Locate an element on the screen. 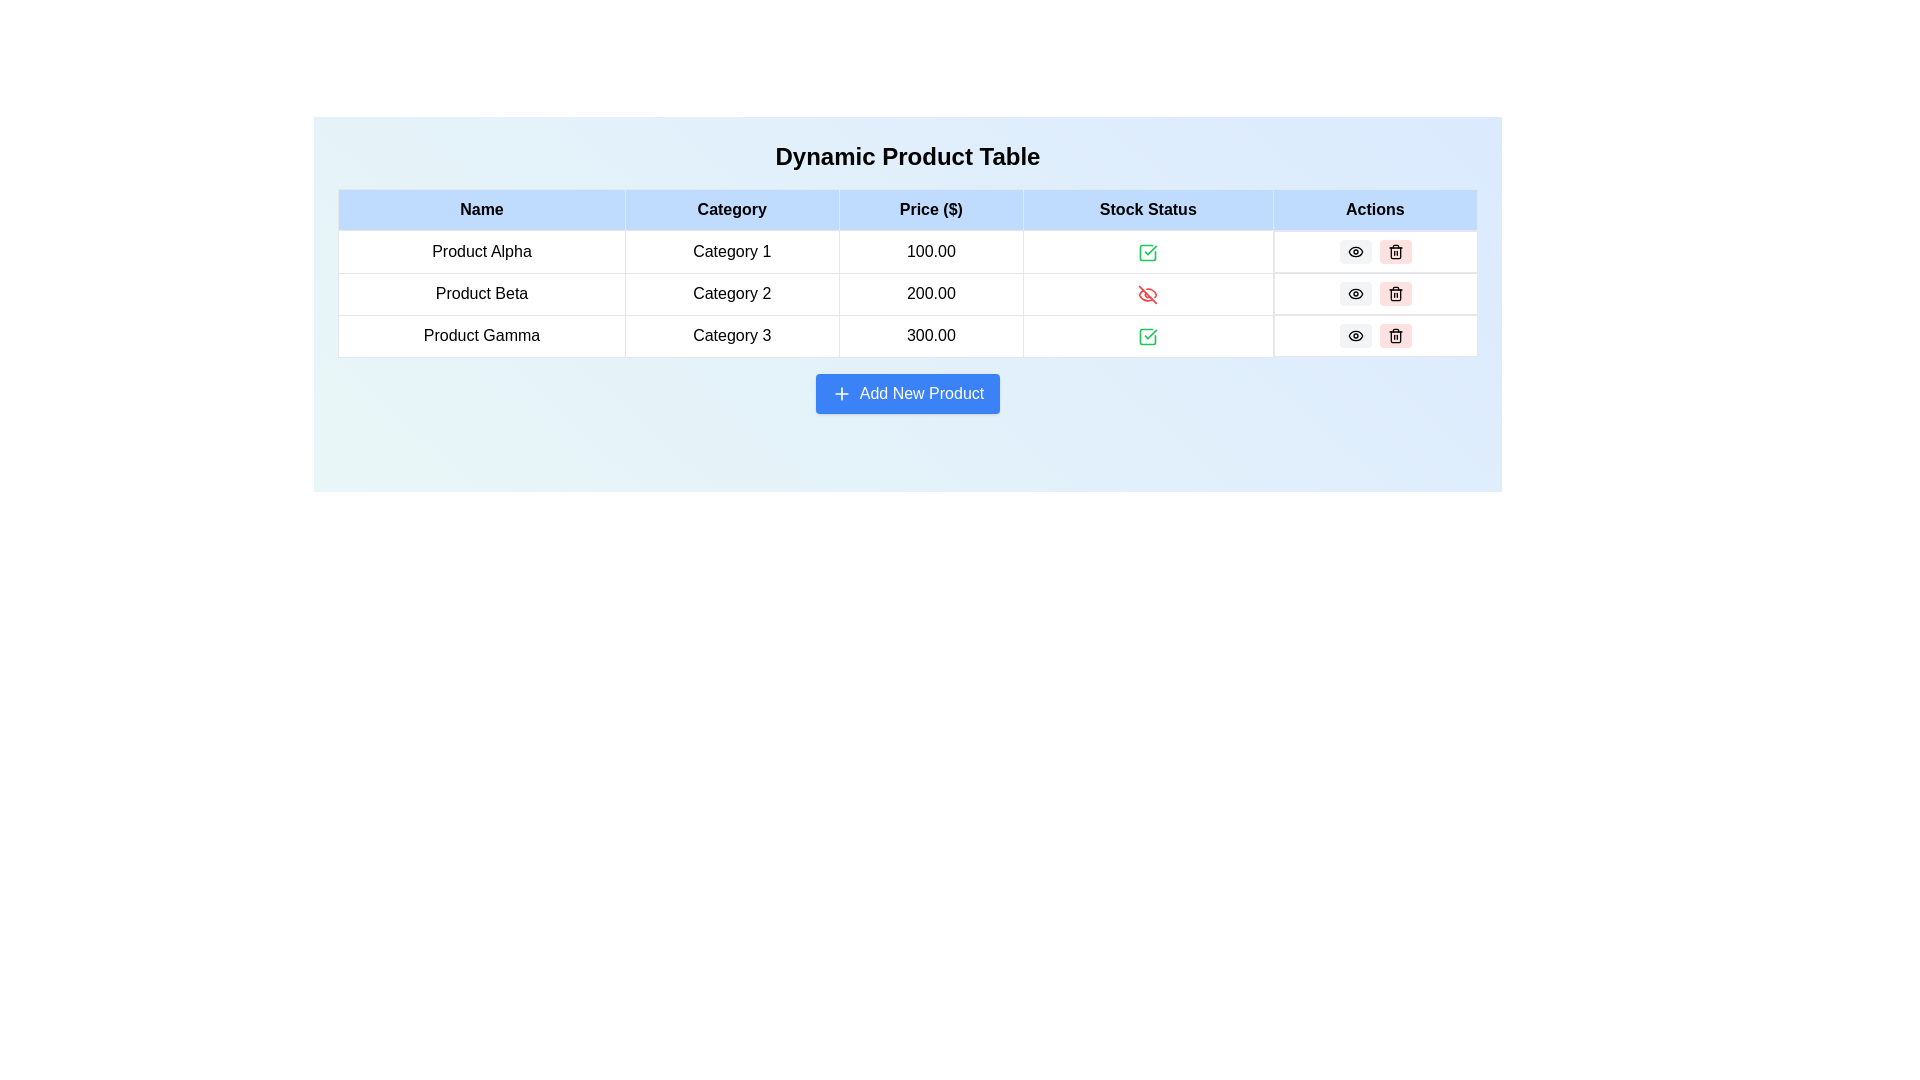 Image resolution: width=1920 pixels, height=1080 pixels. the rightmost header of the table column, which indicates the type of actions available for each row, located at the top right of the header row is located at coordinates (1374, 209).